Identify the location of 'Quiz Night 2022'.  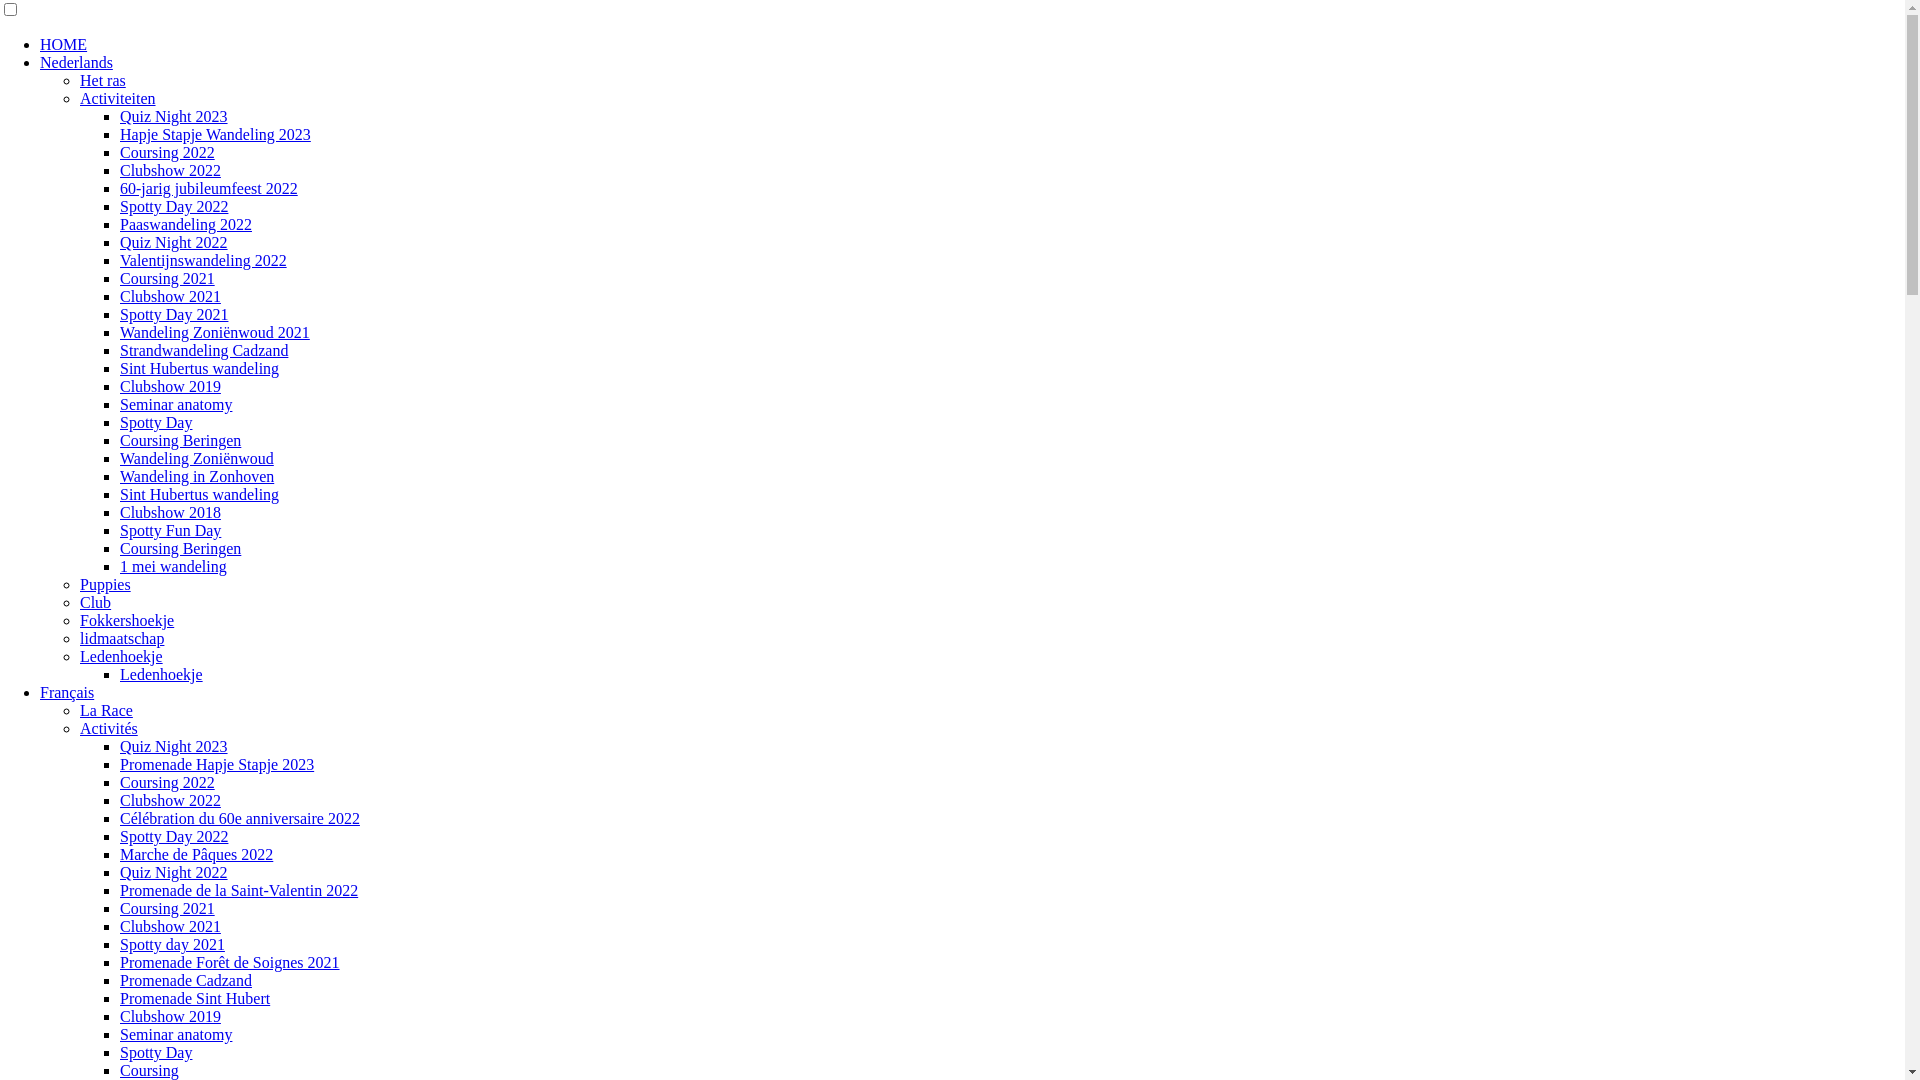
(173, 241).